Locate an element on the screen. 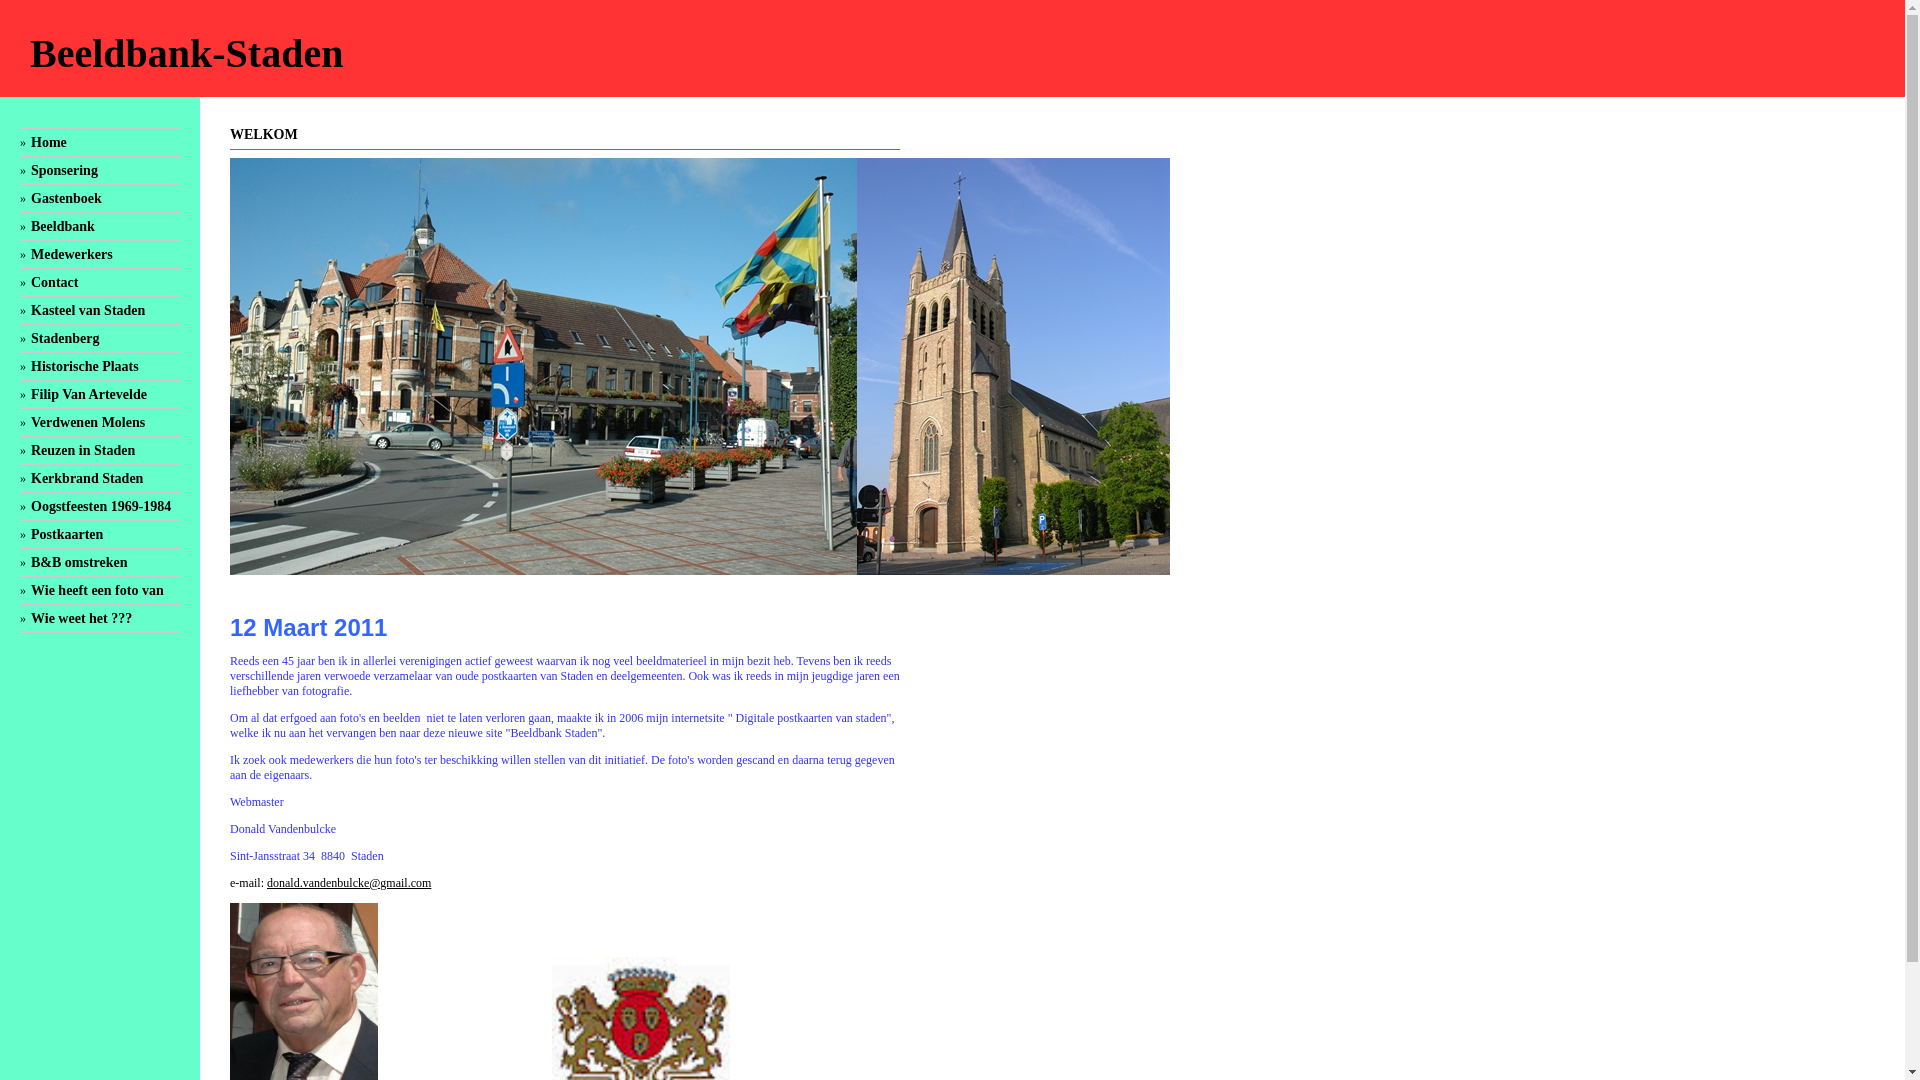  'Stadenberg' is located at coordinates (65, 337).